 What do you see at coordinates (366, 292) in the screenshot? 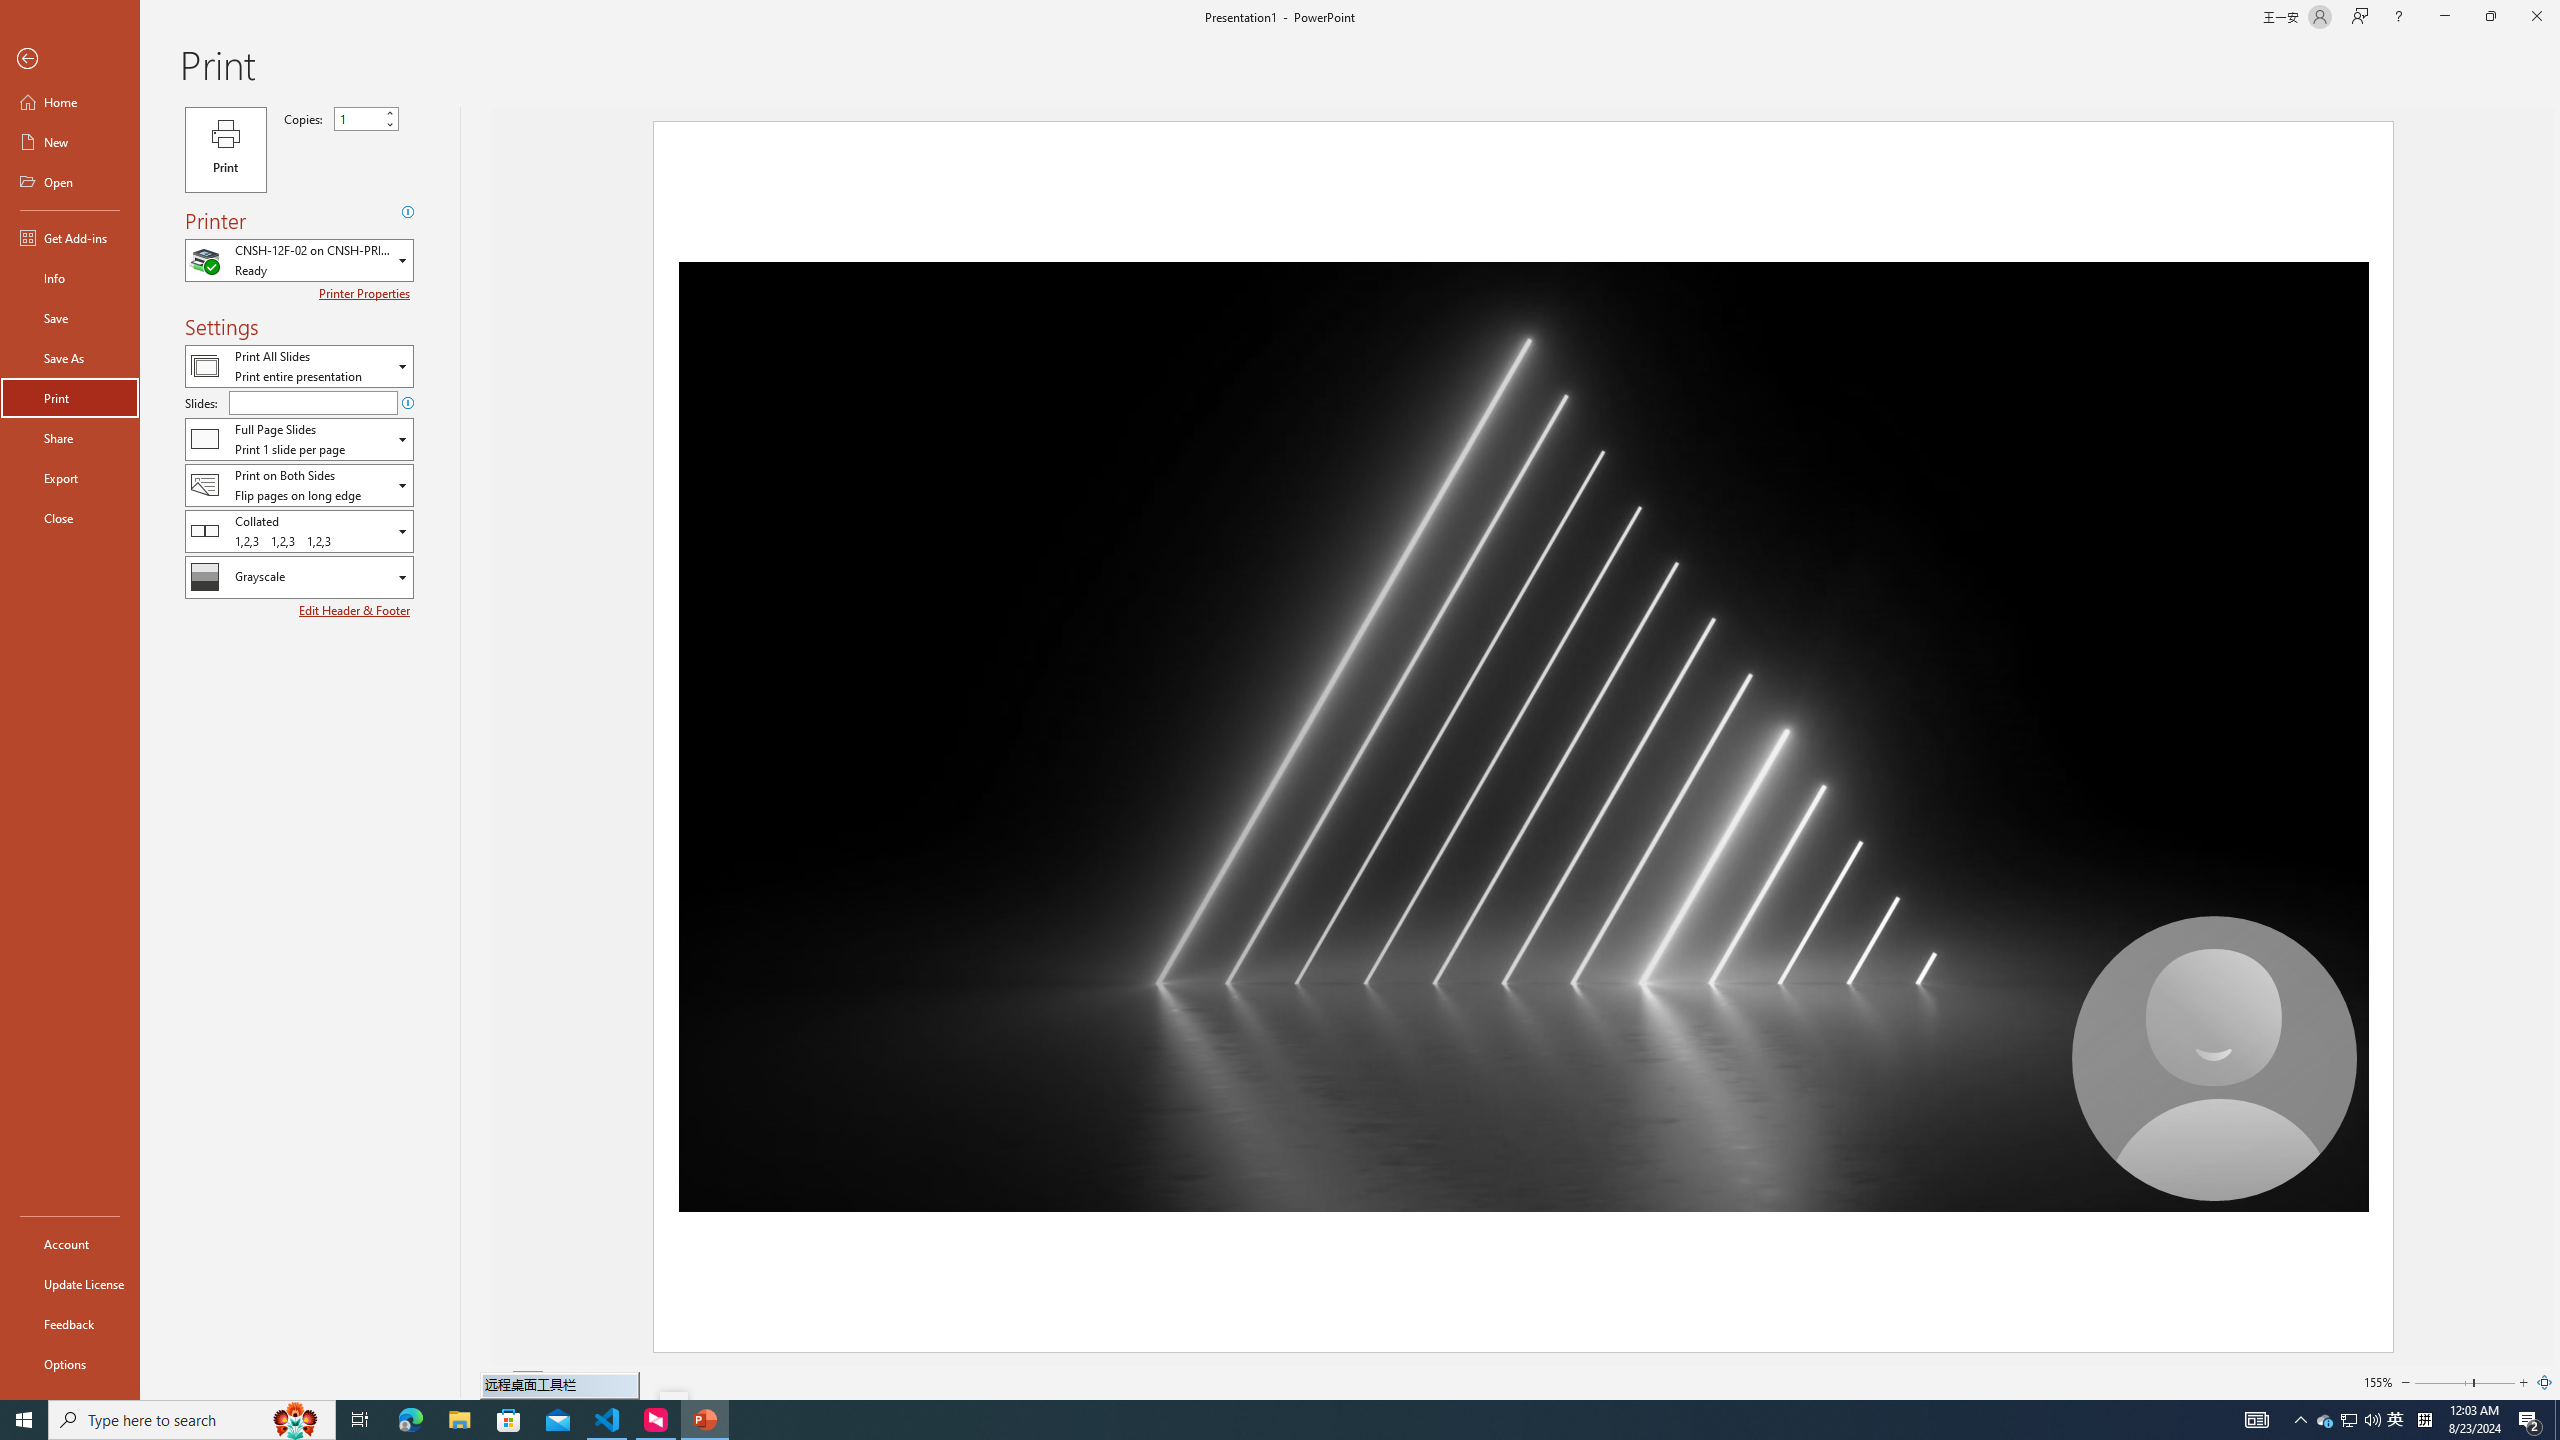
I see `'Printer Properties'` at bounding box center [366, 292].